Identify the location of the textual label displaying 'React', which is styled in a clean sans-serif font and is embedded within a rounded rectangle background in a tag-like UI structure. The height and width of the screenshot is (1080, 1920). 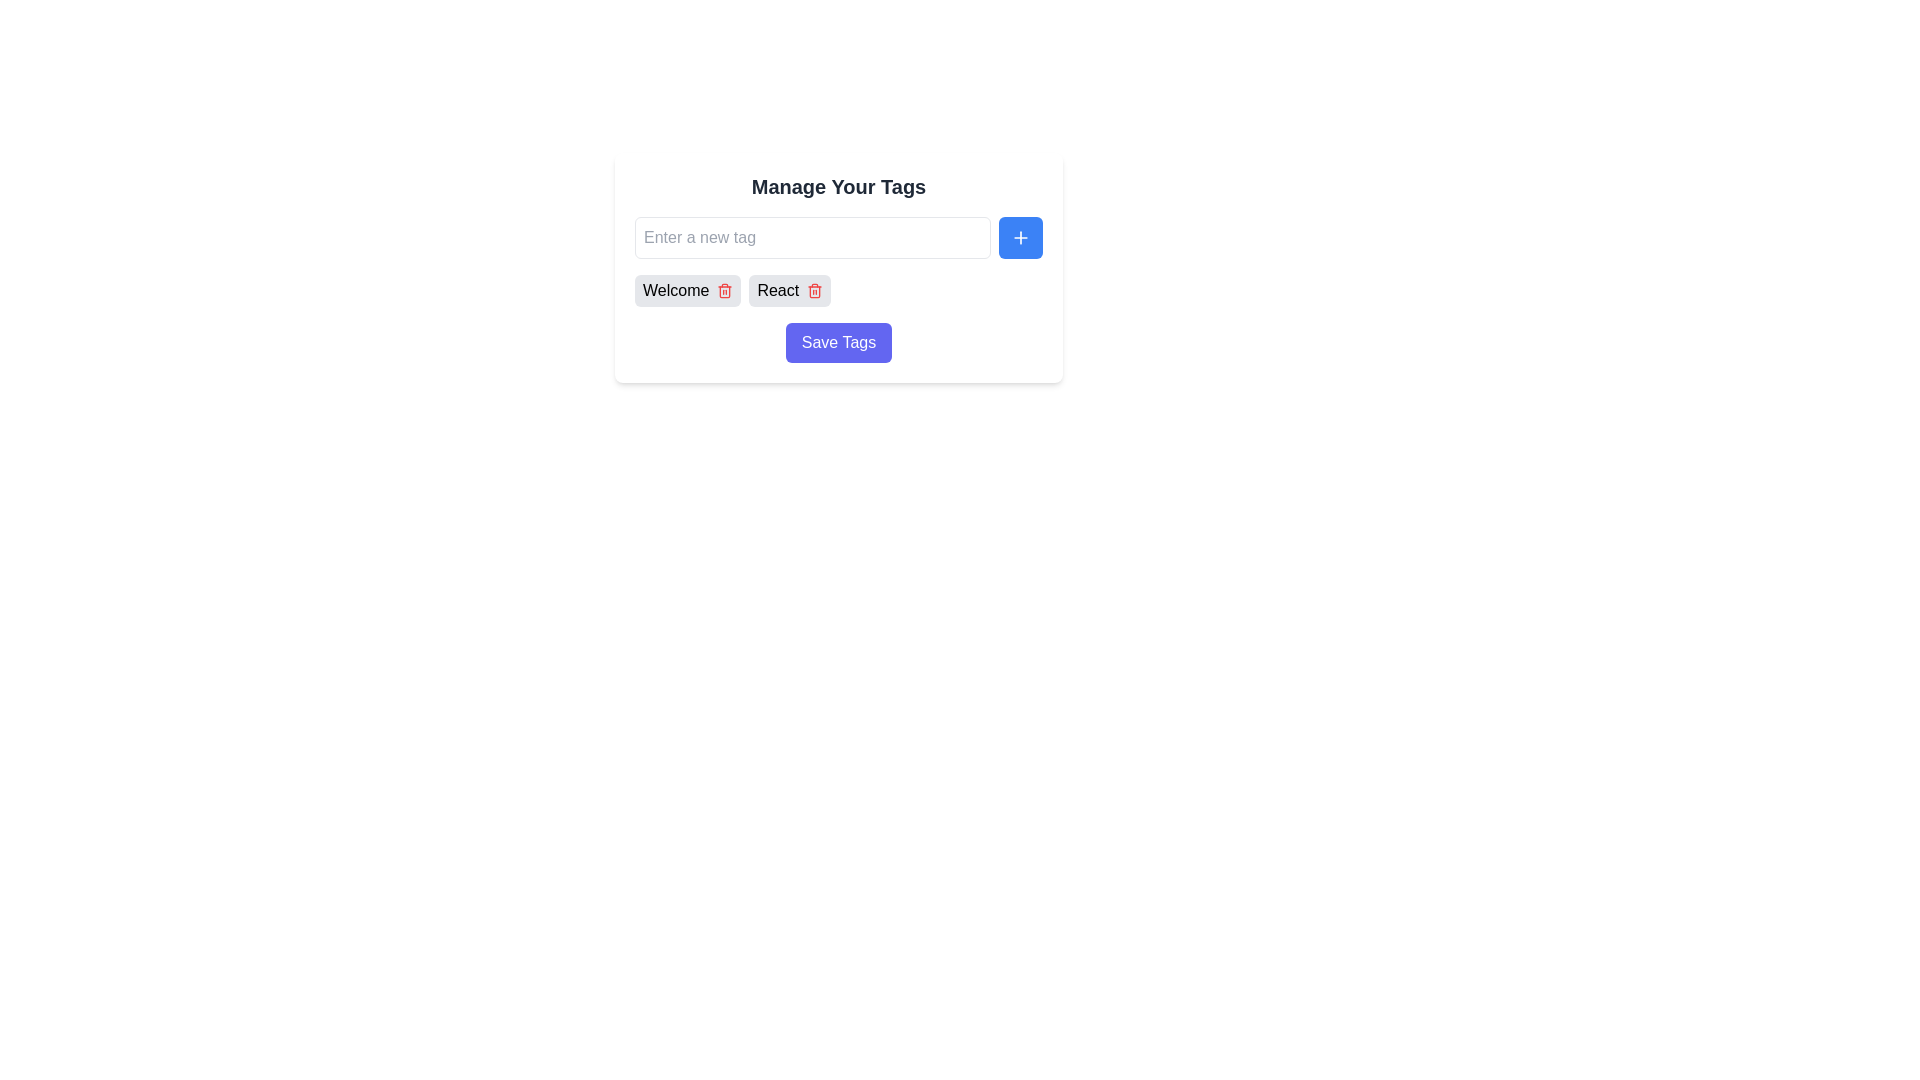
(777, 290).